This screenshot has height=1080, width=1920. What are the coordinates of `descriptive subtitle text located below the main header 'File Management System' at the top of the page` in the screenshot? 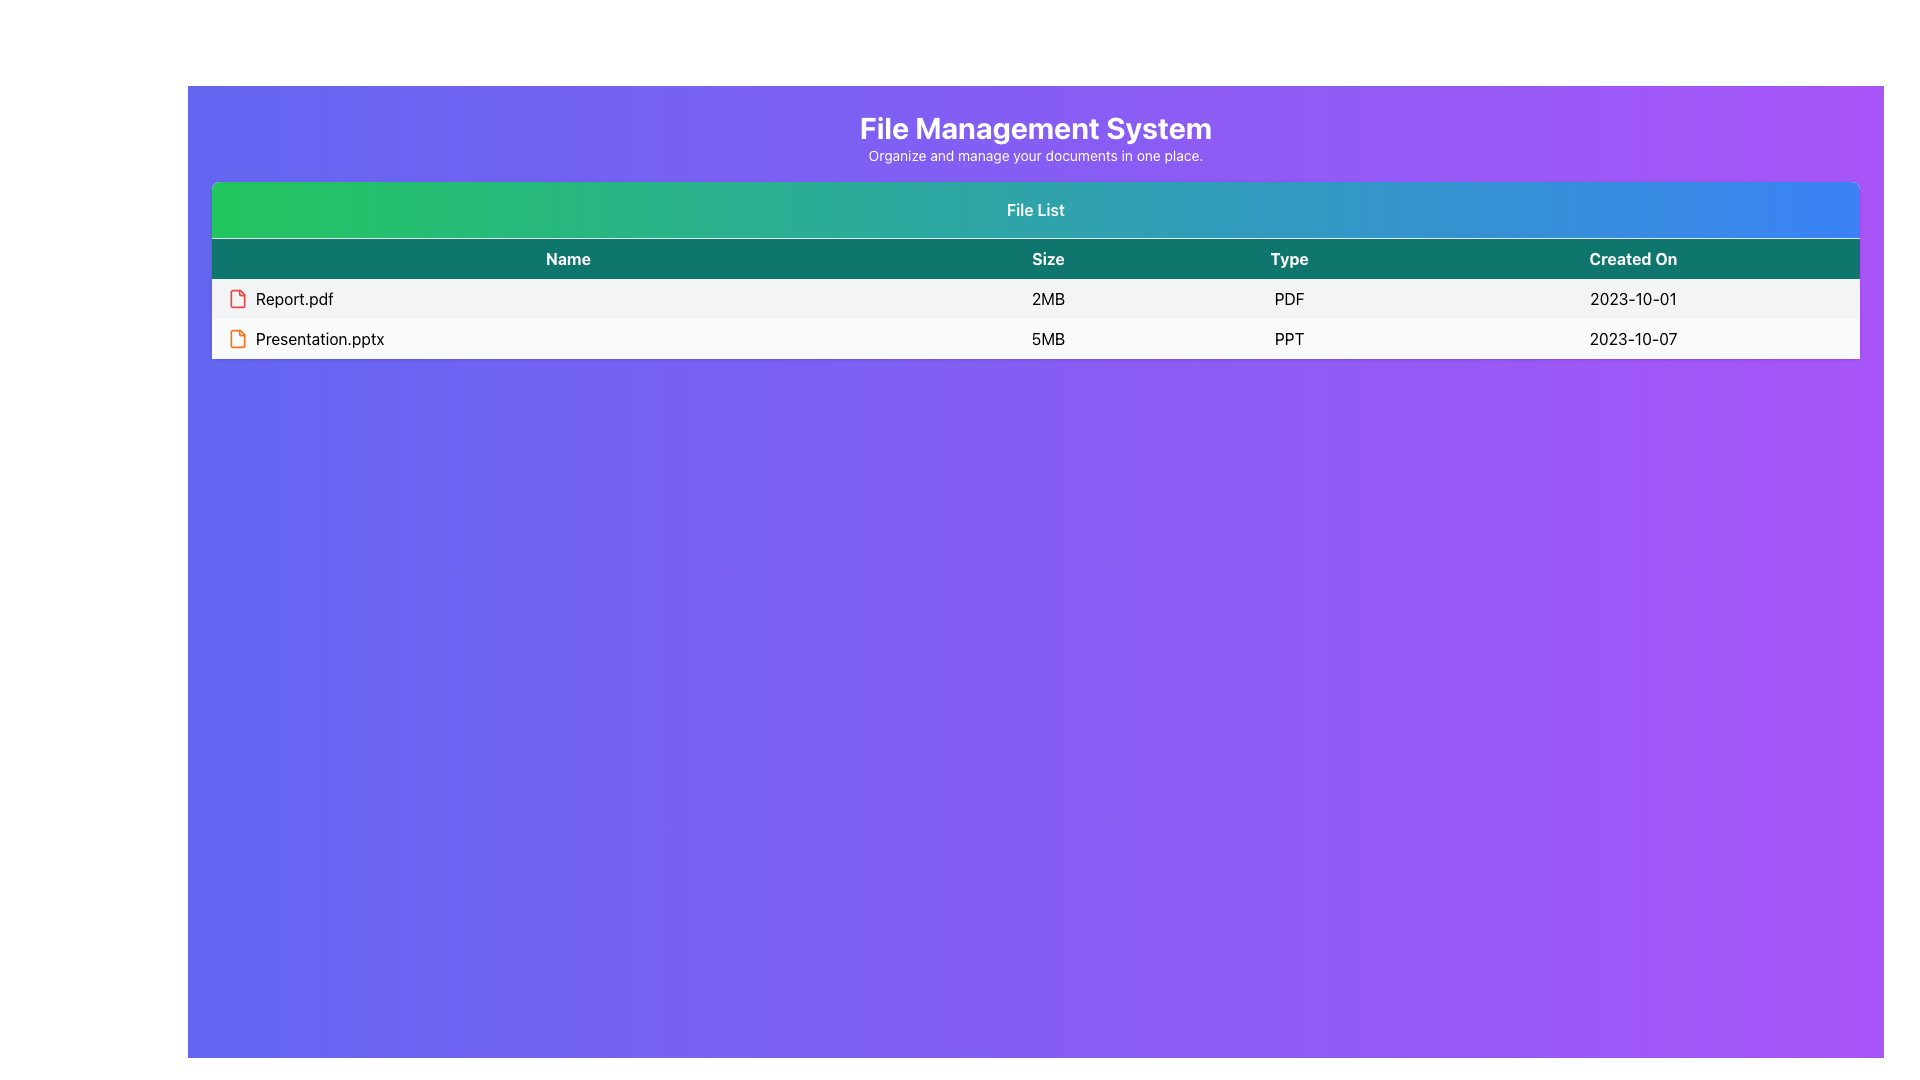 It's located at (1036, 154).